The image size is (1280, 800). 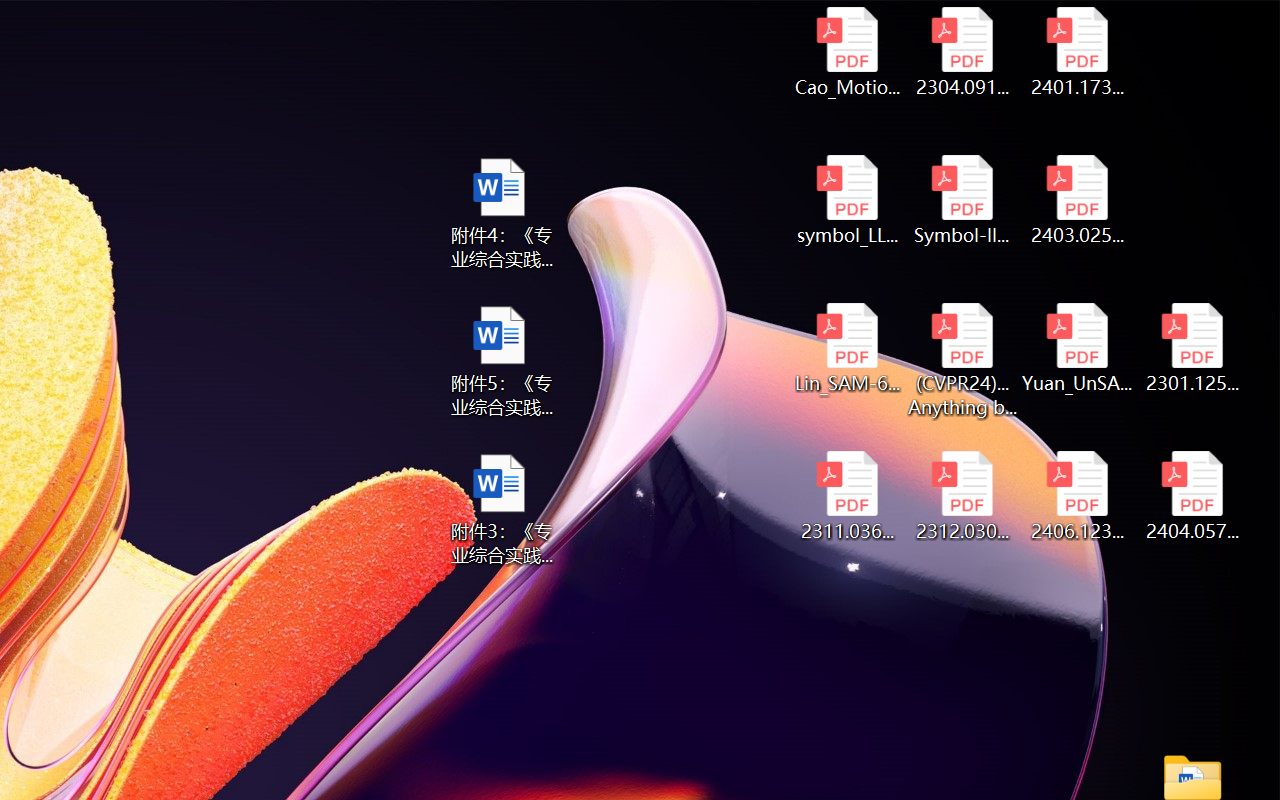 What do you see at coordinates (962, 360) in the screenshot?
I see `'(CVPR24)Matching Anything by Segmenting Anything.pdf'` at bounding box center [962, 360].